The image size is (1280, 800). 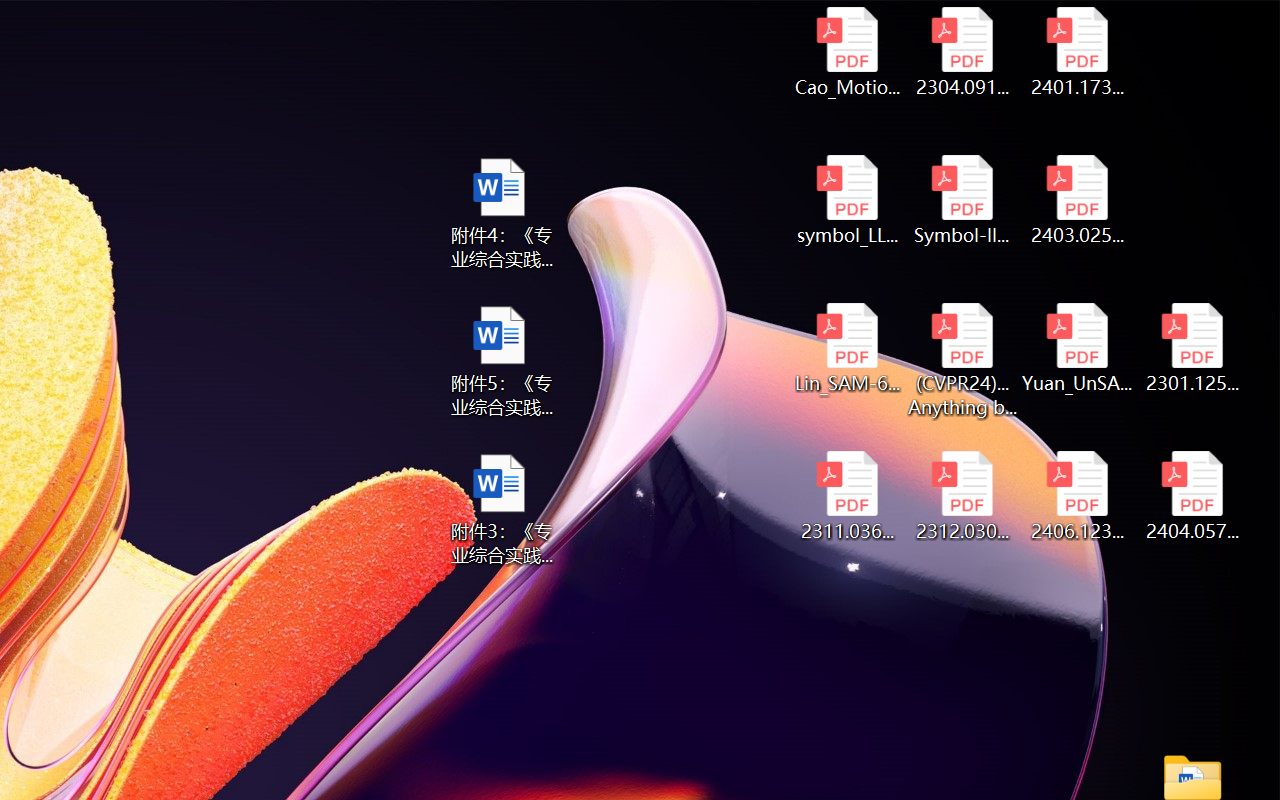 What do you see at coordinates (962, 360) in the screenshot?
I see `'(CVPR24)Matching Anything by Segmenting Anything.pdf'` at bounding box center [962, 360].